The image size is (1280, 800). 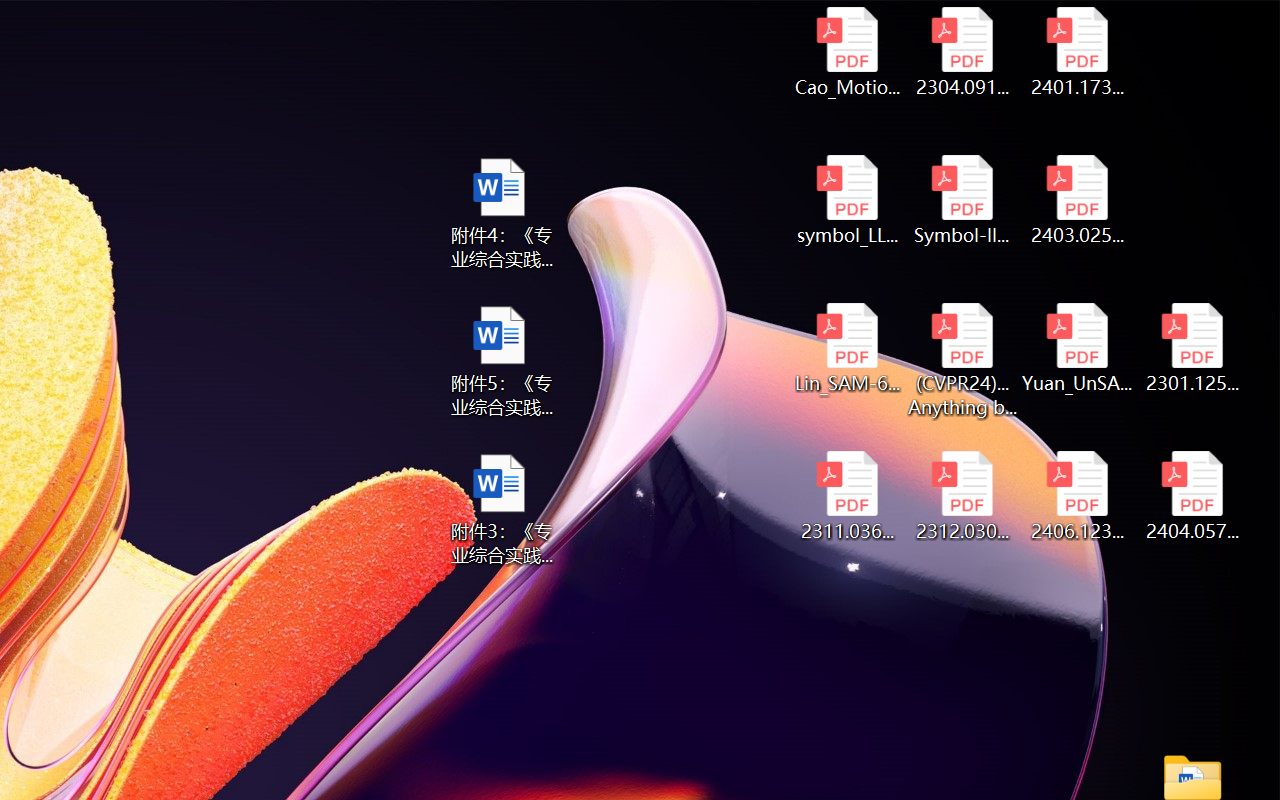 What do you see at coordinates (962, 360) in the screenshot?
I see `'(CVPR24)Matching Anything by Segmenting Anything.pdf'` at bounding box center [962, 360].